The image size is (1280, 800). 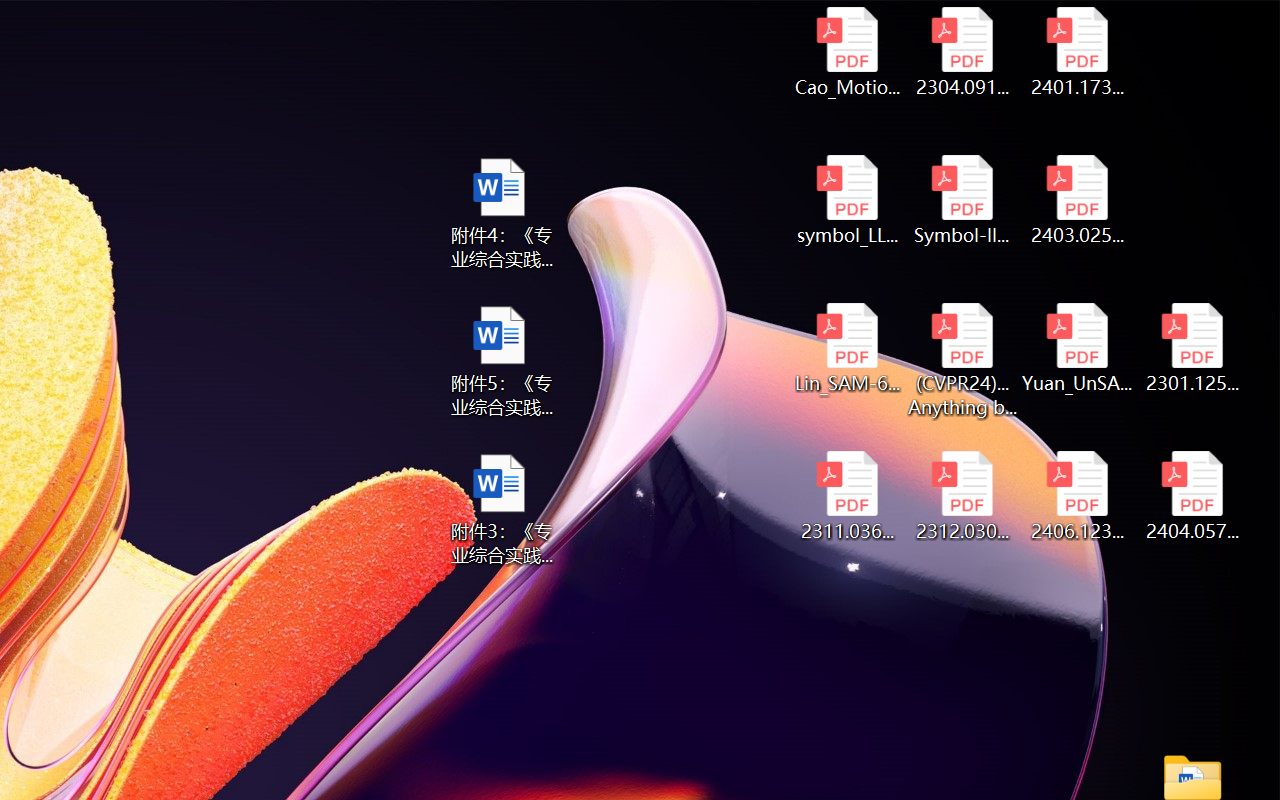 What do you see at coordinates (962, 360) in the screenshot?
I see `'(CVPR24)Matching Anything by Segmenting Anything.pdf'` at bounding box center [962, 360].